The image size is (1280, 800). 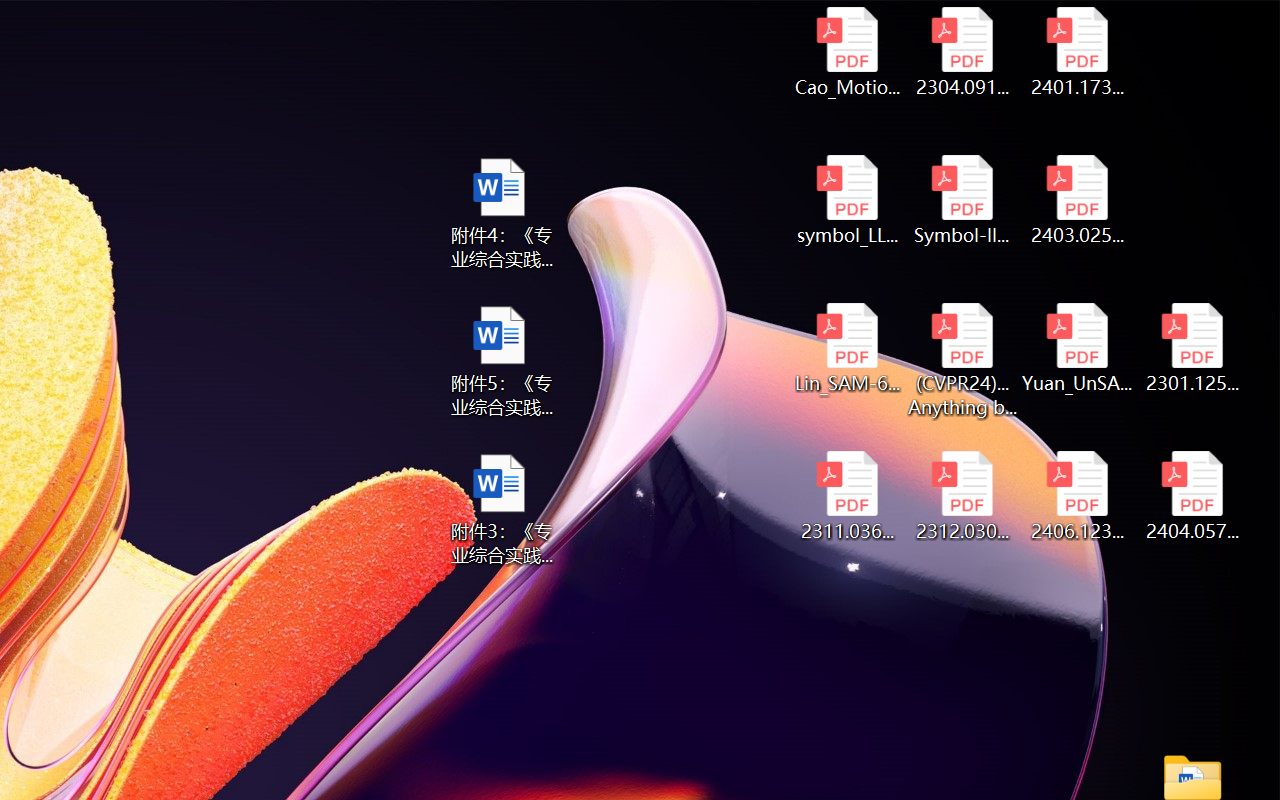 What do you see at coordinates (962, 360) in the screenshot?
I see `'(CVPR24)Matching Anything by Segmenting Anything.pdf'` at bounding box center [962, 360].